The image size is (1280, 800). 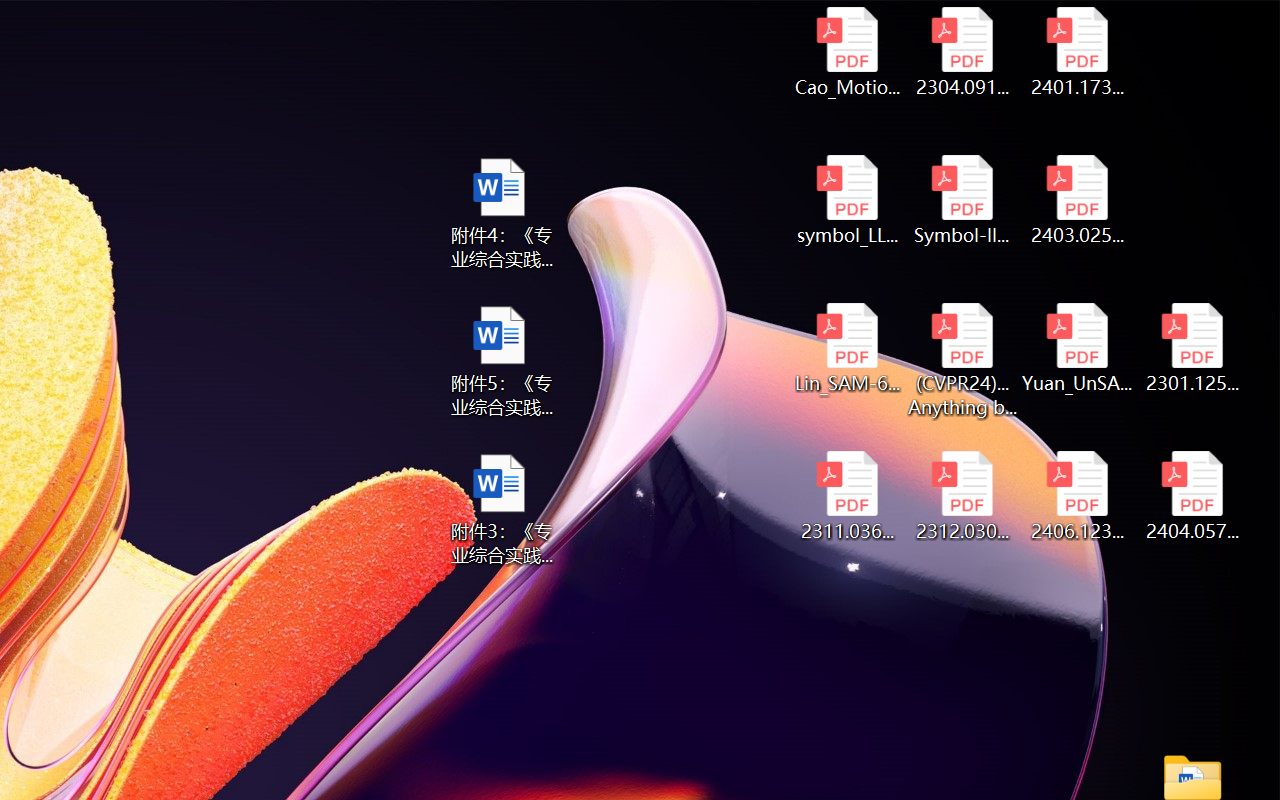 What do you see at coordinates (962, 360) in the screenshot?
I see `'(CVPR24)Matching Anything by Segmenting Anything.pdf'` at bounding box center [962, 360].